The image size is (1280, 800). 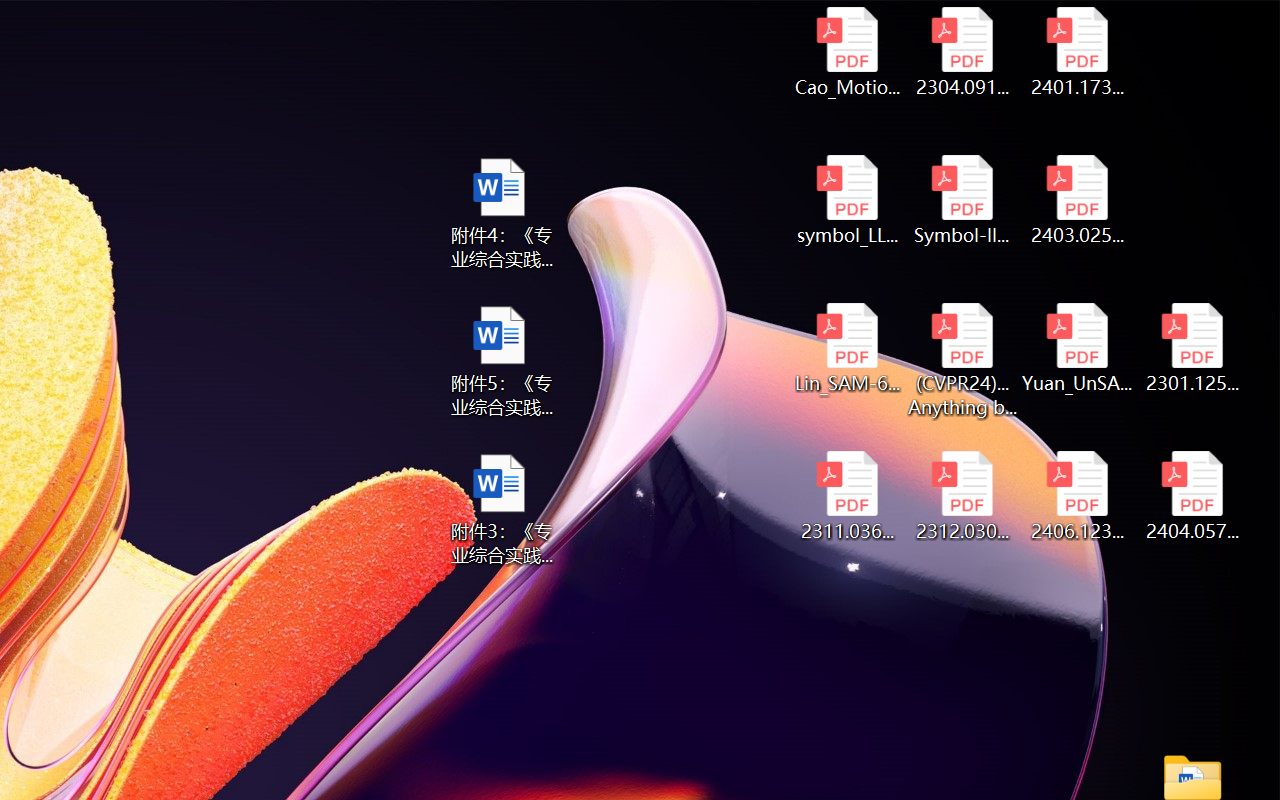 What do you see at coordinates (962, 360) in the screenshot?
I see `'(CVPR24)Matching Anything by Segmenting Anything.pdf'` at bounding box center [962, 360].